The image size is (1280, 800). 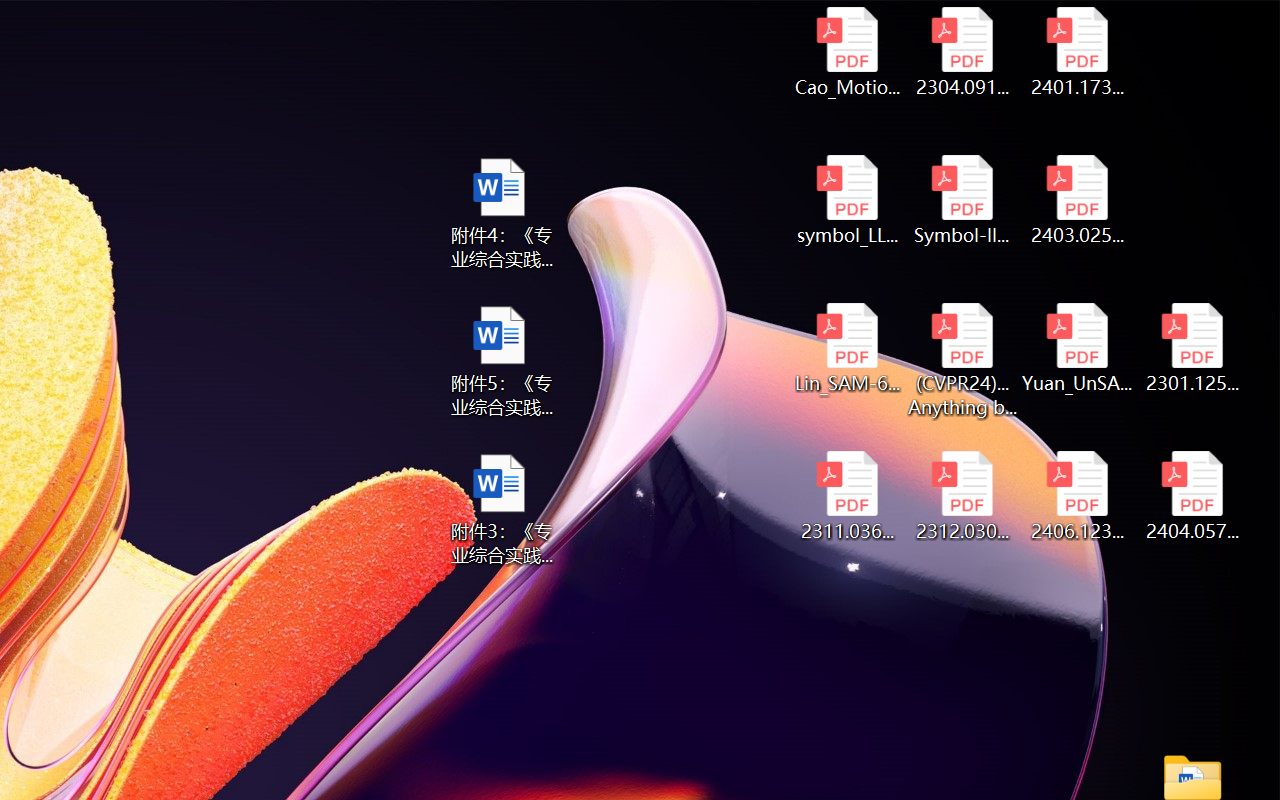 What do you see at coordinates (962, 360) in the screenshot?
I see `'(CVPR24)Matching Anything by Segmenting Anything.pdf'` at bounding box center [962, 360].